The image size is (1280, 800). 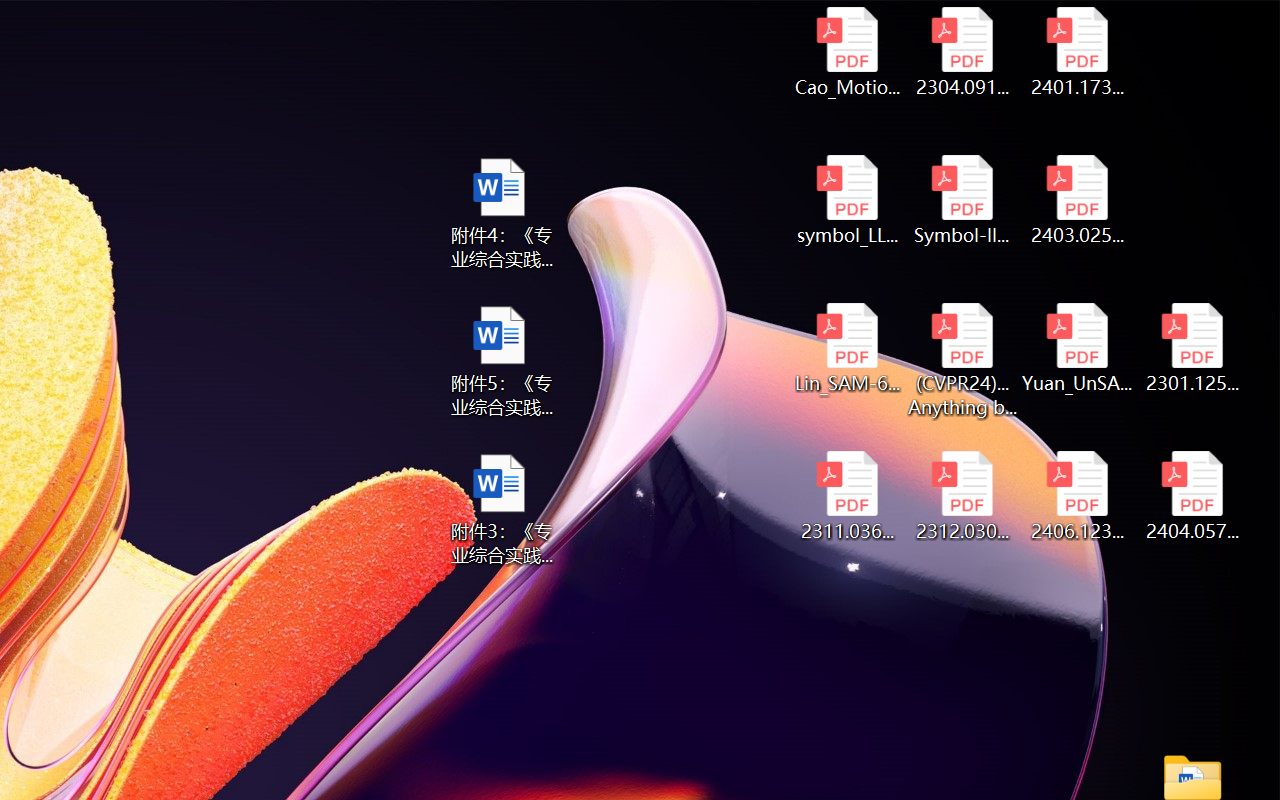 What do you see at coordinates (962, 360) in the screenshot?
I see `'(CVPR24)Matching Anything by Segmenting Anything.pdf'` at bounding box center [962, 360].